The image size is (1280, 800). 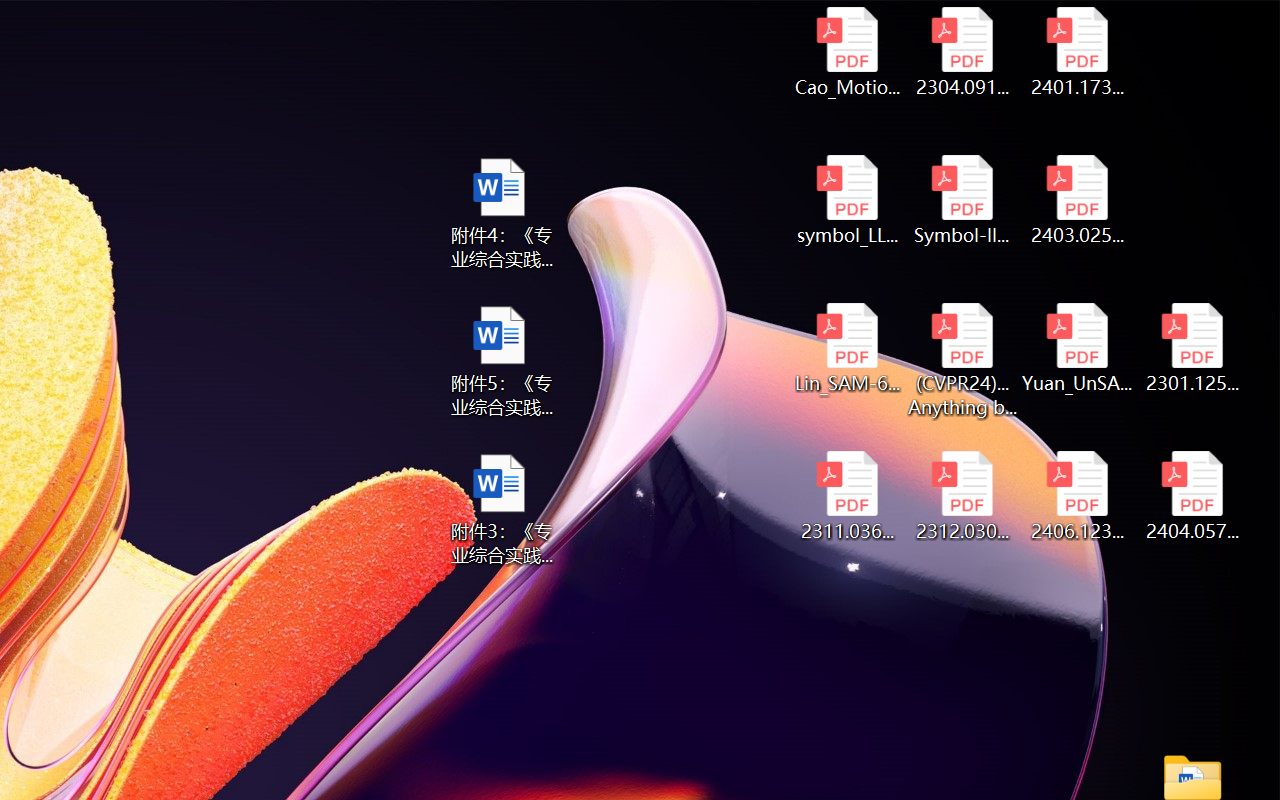 What do you see at coordinates (962, 360) in the screenshot?
I see `'(CVPR24)Matching Anything by Segmenting Anything.pdf'` at bounding box center [962, 360].